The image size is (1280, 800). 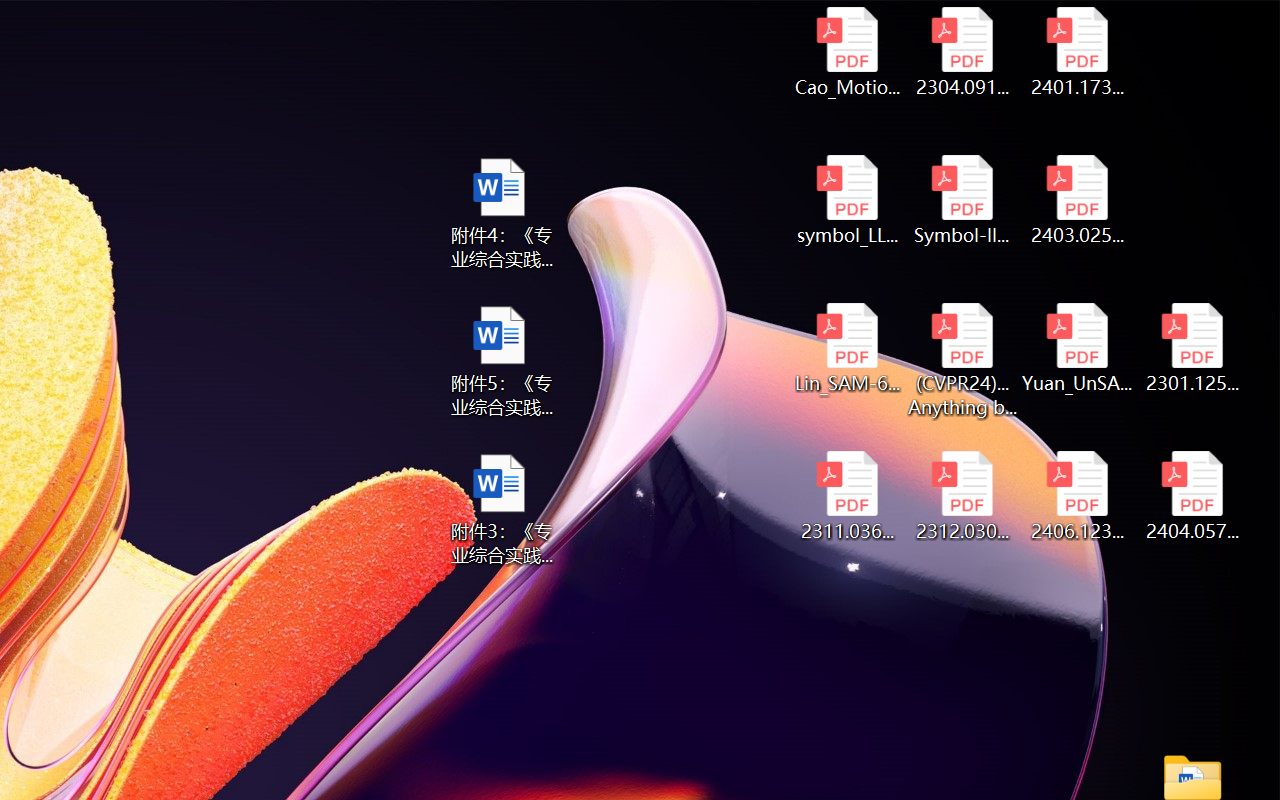 What do you see at coordinates (962, 360) in the screenshot?
I see `'(CVPR24)Matching Anything by Segmenting Anything.pdf'` at bounding box center [962, 360].